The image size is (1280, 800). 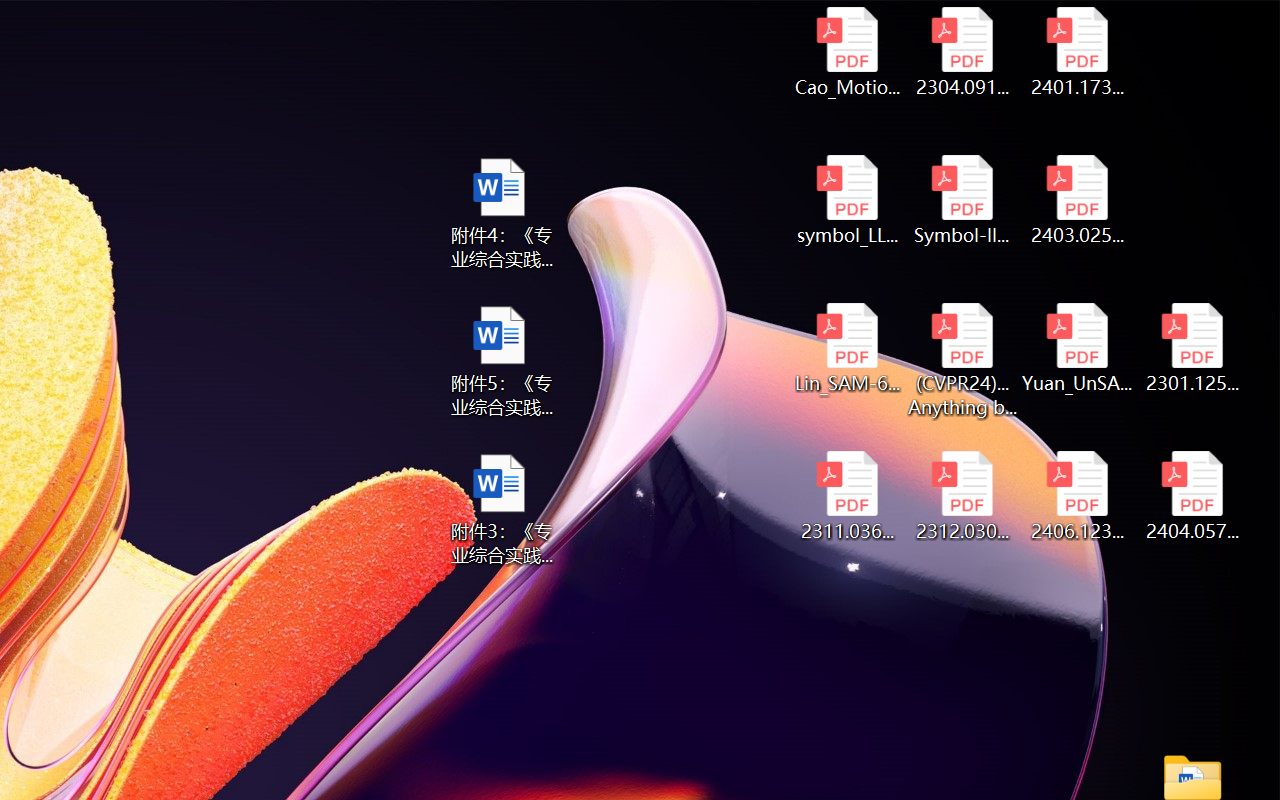 What do you see at coordinates (962, 360) in the screenshot?
I see `'(CVPR24)Matching Anything by Segmenting Anything.pdf'` at bounding box center [962, 360].